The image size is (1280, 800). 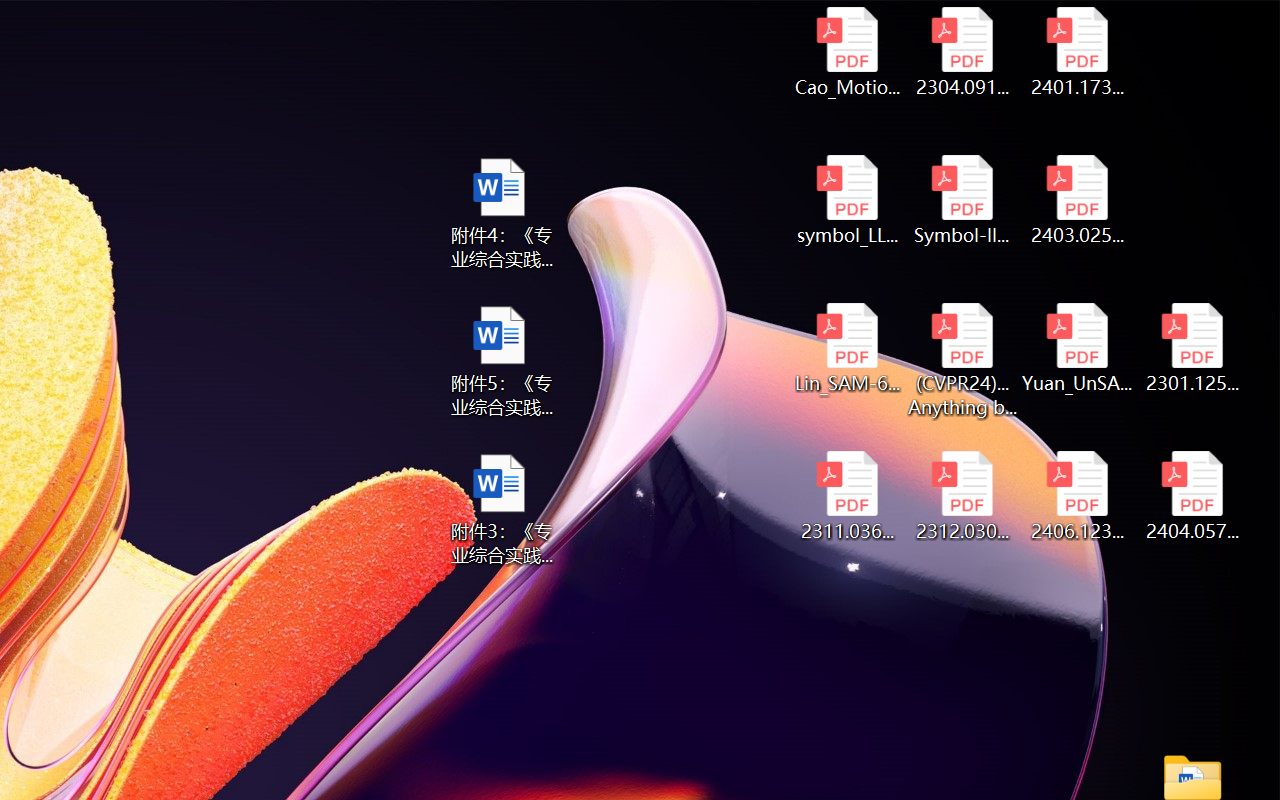 What do you see at coordinates (962, 360) in the screenshot?
I see `'(CVPR24)Matching Anything by Segmenting Anything.pdf'` at bounding box center [962, 360].